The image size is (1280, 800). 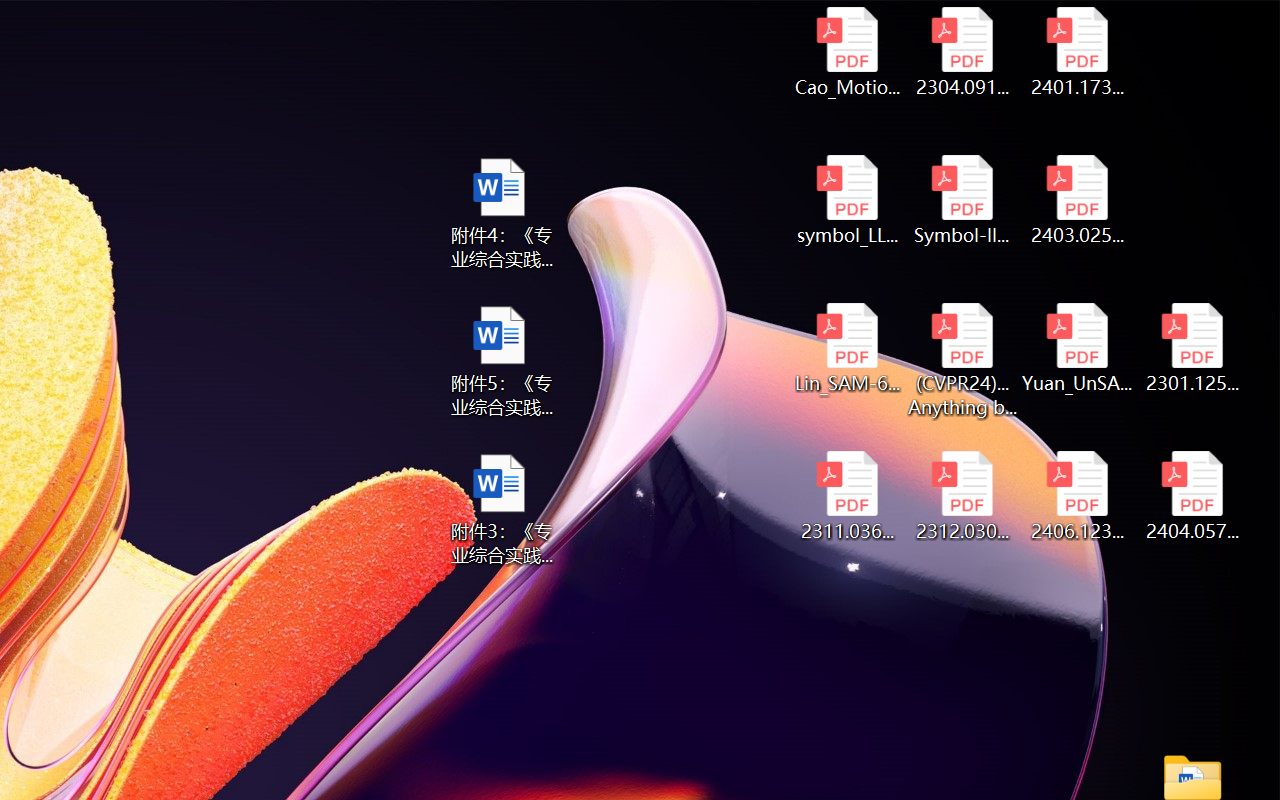 What do you see at coordinates (962, 360) in the screenshot?
I see `'(CVPR24)Matching Anything by Segmenting Anything.pdf'` at bounding box center [962, 360].